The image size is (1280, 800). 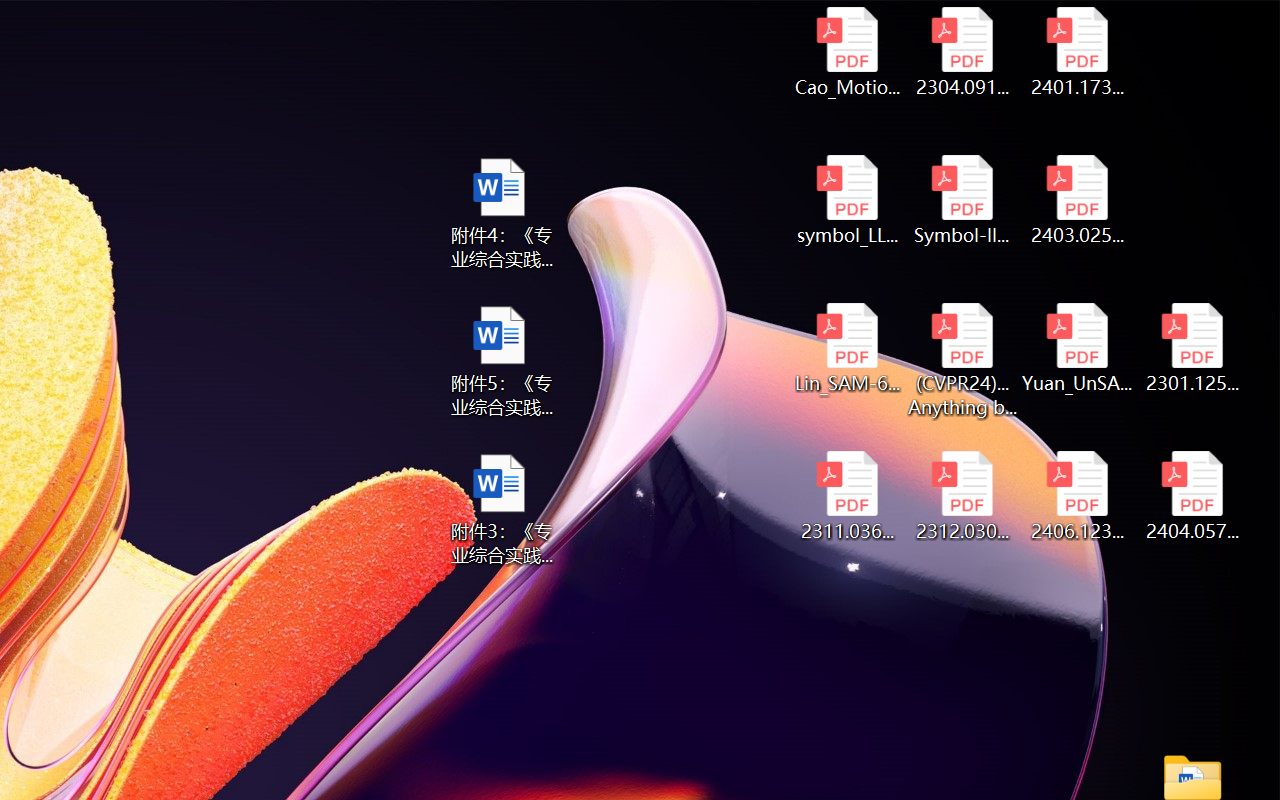 What do you see at coordinates (962, 360) in the screenshot?
I see `'(CVPR24)Matching Anything by Segmenting Anything.pdf'` at bounding box center [962, 360].